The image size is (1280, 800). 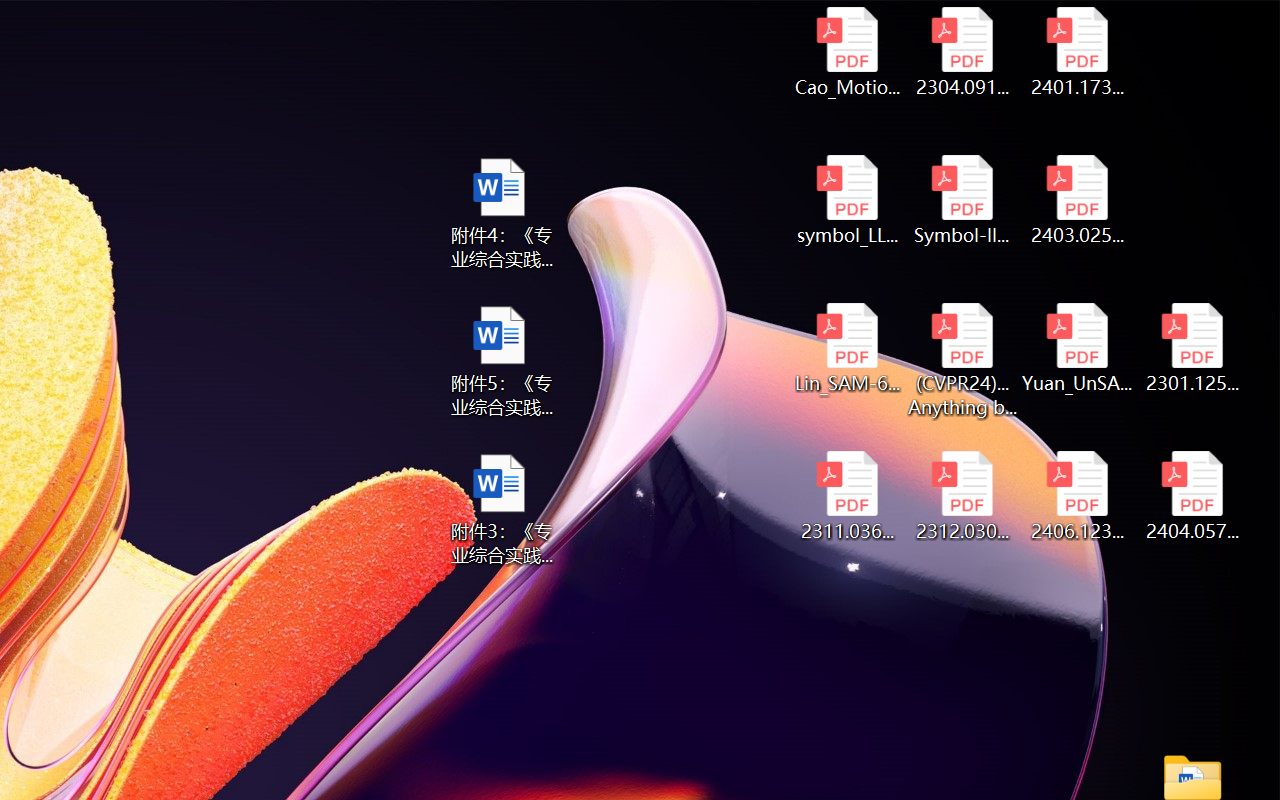 What do you see at coordinates (962, 360) in the screenshot?
I see `'(CVPR24)Matching Anything by Segmenting Anything.pdf'` at bounding box center [962, 360].